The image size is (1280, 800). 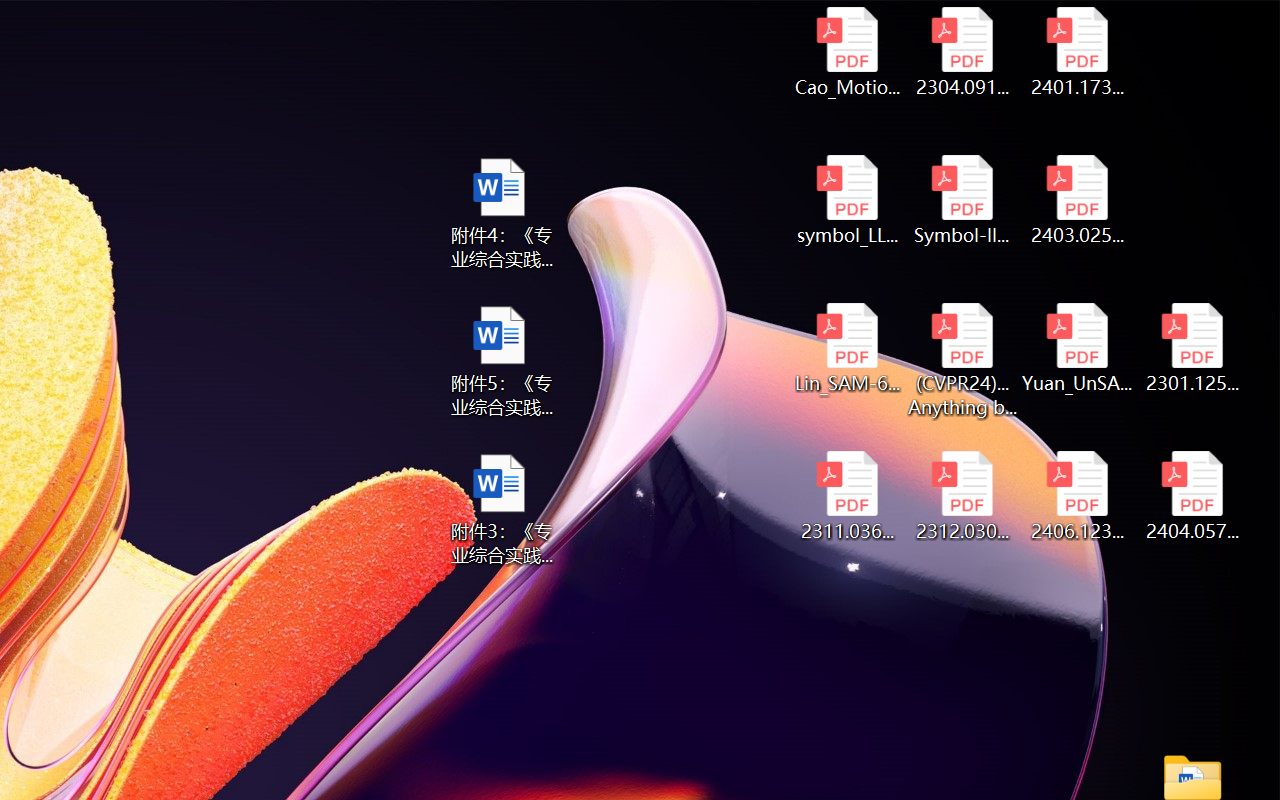 What do you see at coordinates (962, 360) in the screenshot?
I see `'(CVPR24)Matching Anything by Segmenting Anything.pdf'` at bounding box center [962, 360].